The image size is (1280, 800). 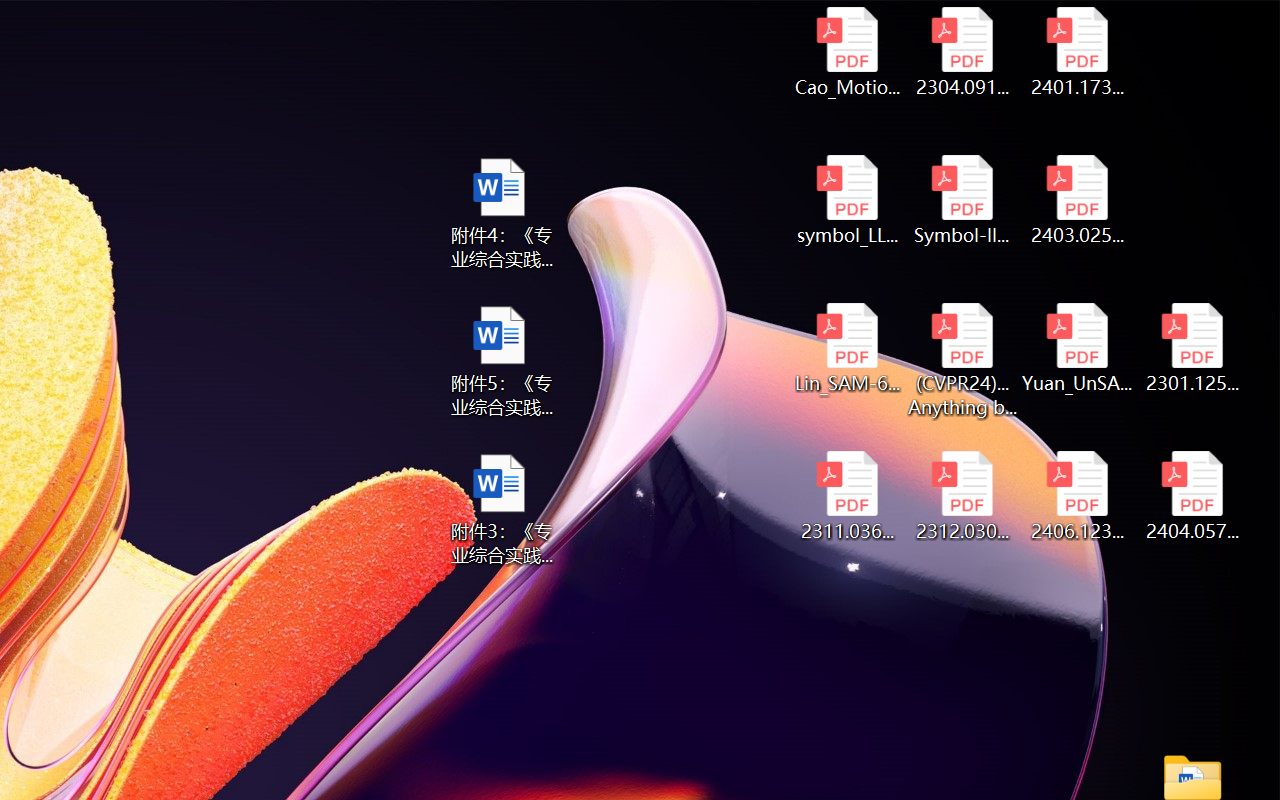 What do you see at coordinates (962, 360) in the screenshot?
I see `'(CVPR24)Matching Anything by Segmenting Anything.pdf'` at bounding box center [962, 360].